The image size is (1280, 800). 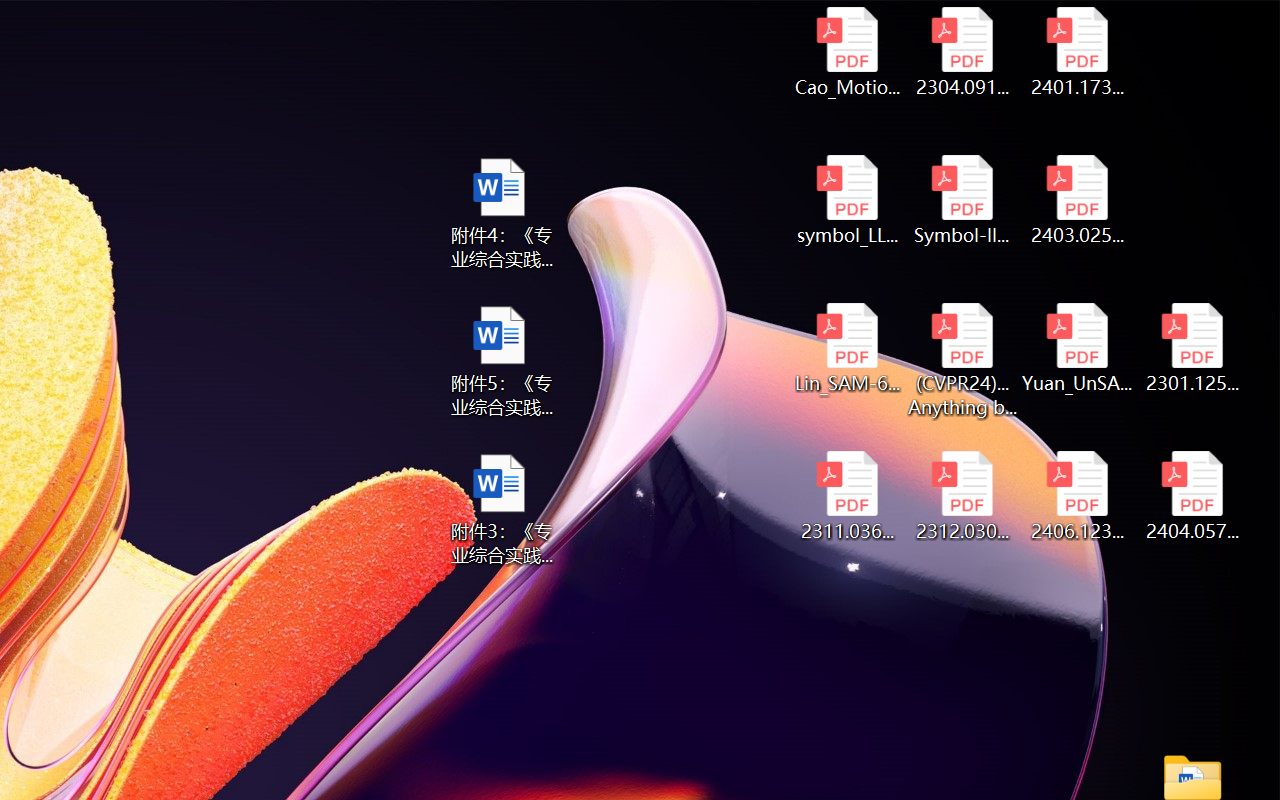 What do you see at coordinates (962, 360) in the screenshot?
I see `'(CVPR24)Matching Anything by Segmenting Anything.pdf'` at bounding box center [962, 360].